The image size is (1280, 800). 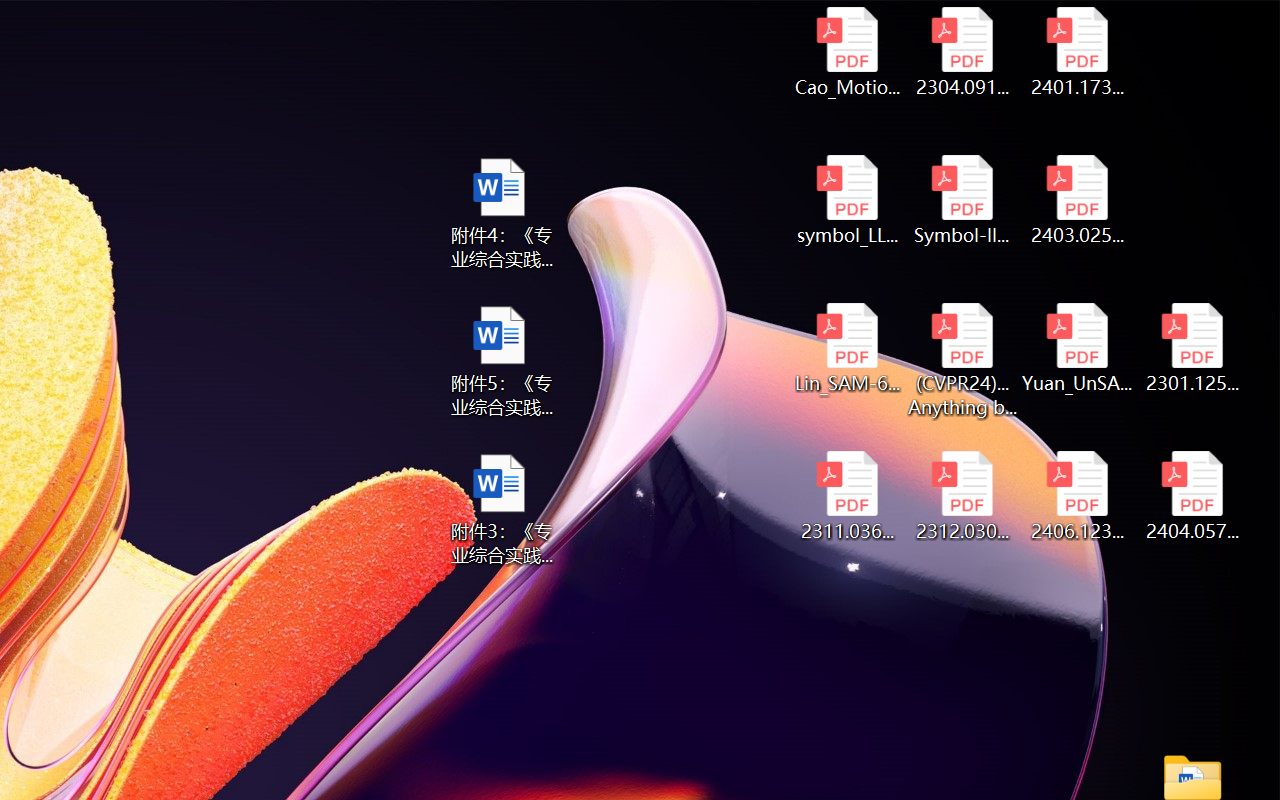 What do you see at coordinates (962, 360) in the screenshot?
I see `'(CVPR24)Matching Anything by Segmenting Anything.pdf'` at bounding box center [962, 360].